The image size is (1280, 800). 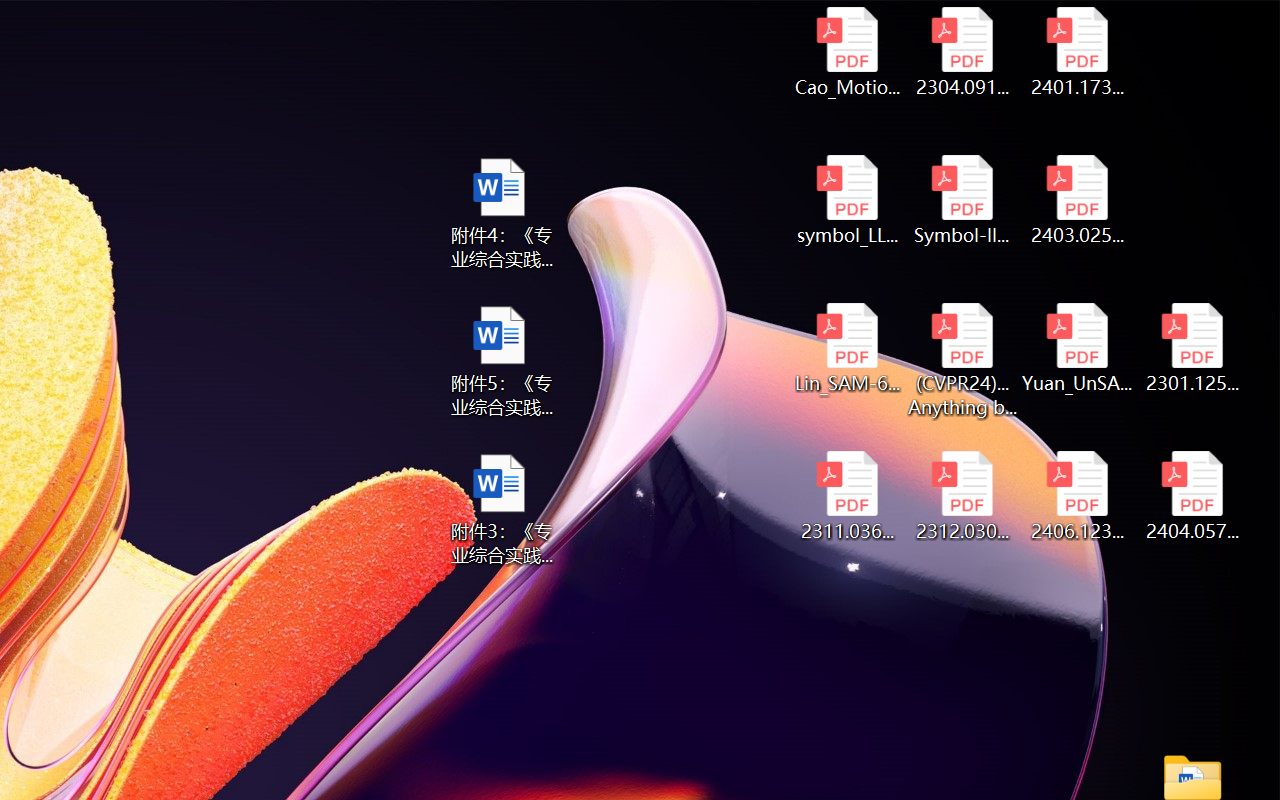 What do you see at coordinates (962, 360) in the screenshot?
I see `'(CVPR24)Matching Anything by Segmenting Anything.pdf'` at bounding box center [962, 360].